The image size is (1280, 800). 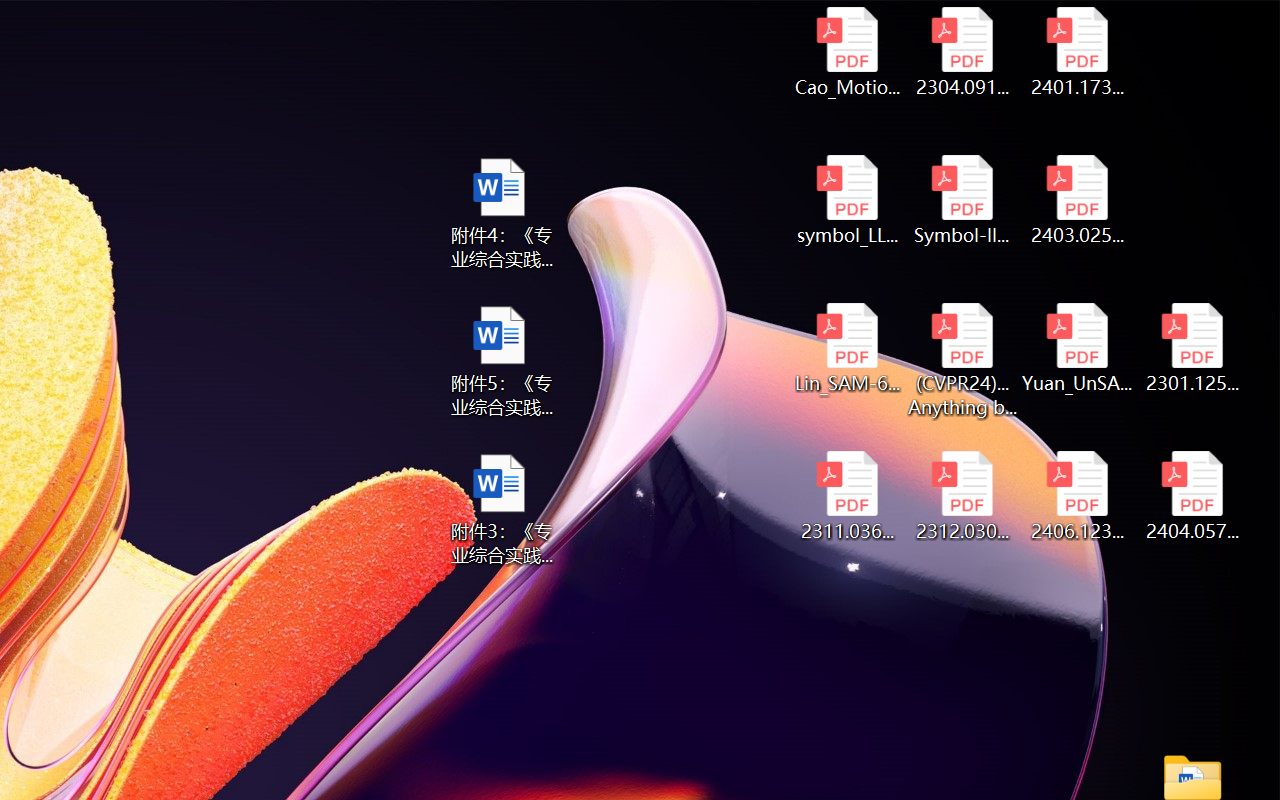 What do you see at coordinates (962, 360) in the screenshot?
I see `'(CVPR24)Matching Anything by Segmenting Anything.pdf'` at bounding box center [962, 360].